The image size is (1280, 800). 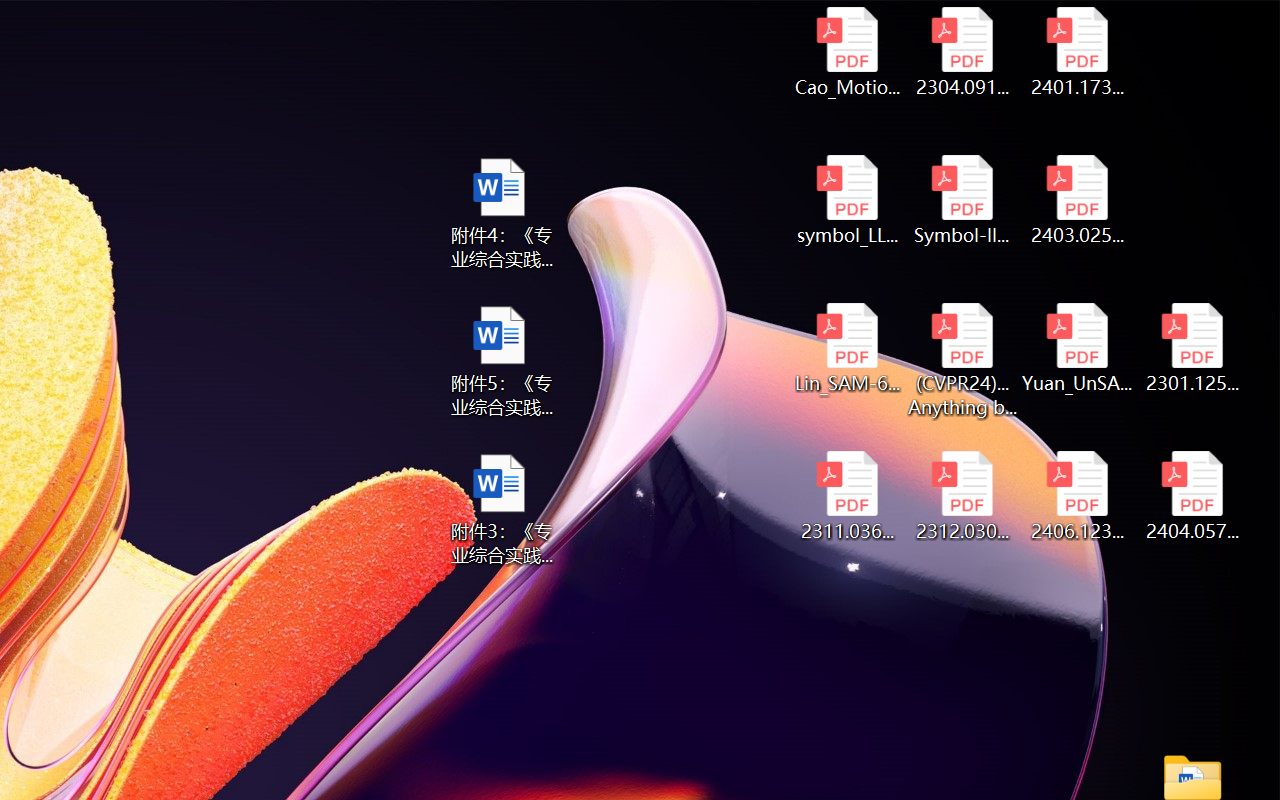 What do you see at coordinates (962, 360) in the screenshot?
I see `'(CVPR24)Matching Anything by Segmenting Anything.pdf'` at bounding box center [962, 360].